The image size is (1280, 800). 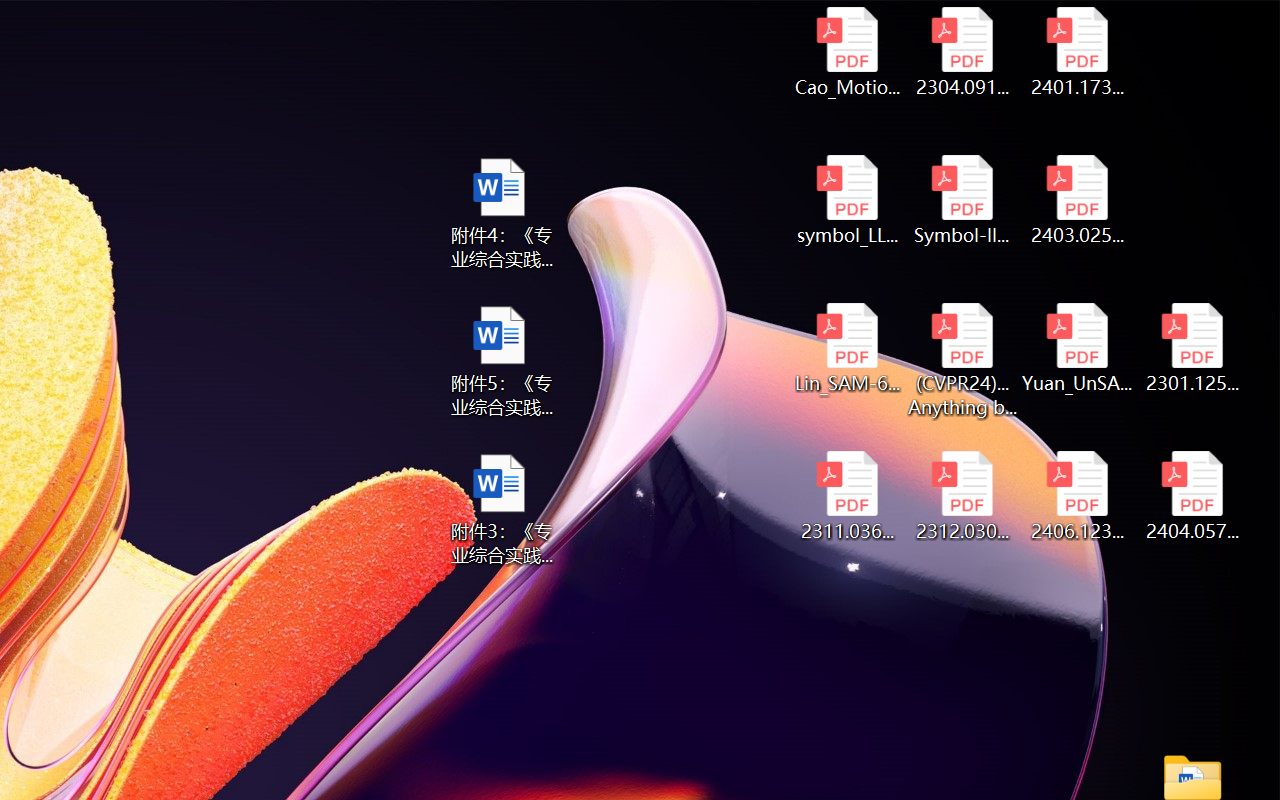 What do you see at coordinates (962, 360) in the screenshot?
I see `'(CVPR24)Matching Anything by Segmenting Anything.pdf'` at bounding box center [962, 360].